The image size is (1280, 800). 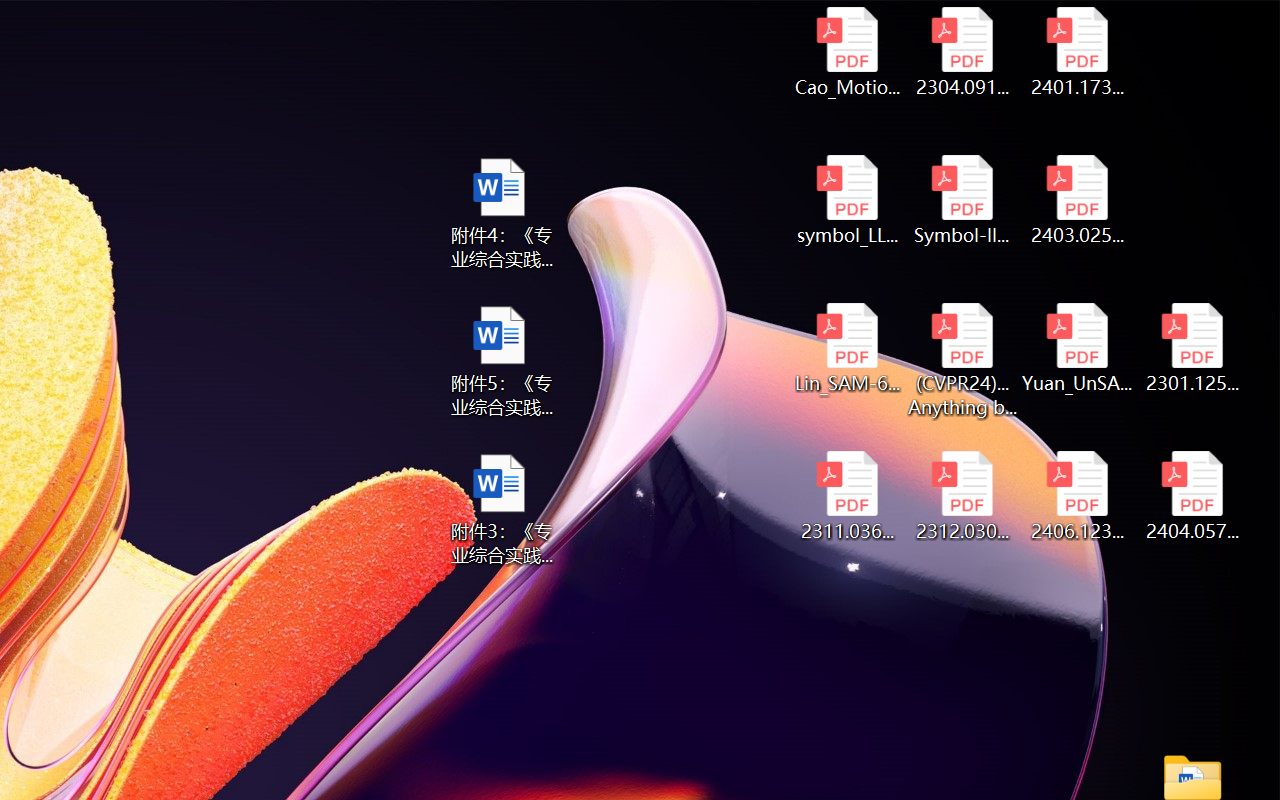 What do you see at coordinates (962, 360) in the screenshot?
I see `'(CVPR24)Matching Anything by Segmenting Anything.pdf'` at bounding box center [962, 360].